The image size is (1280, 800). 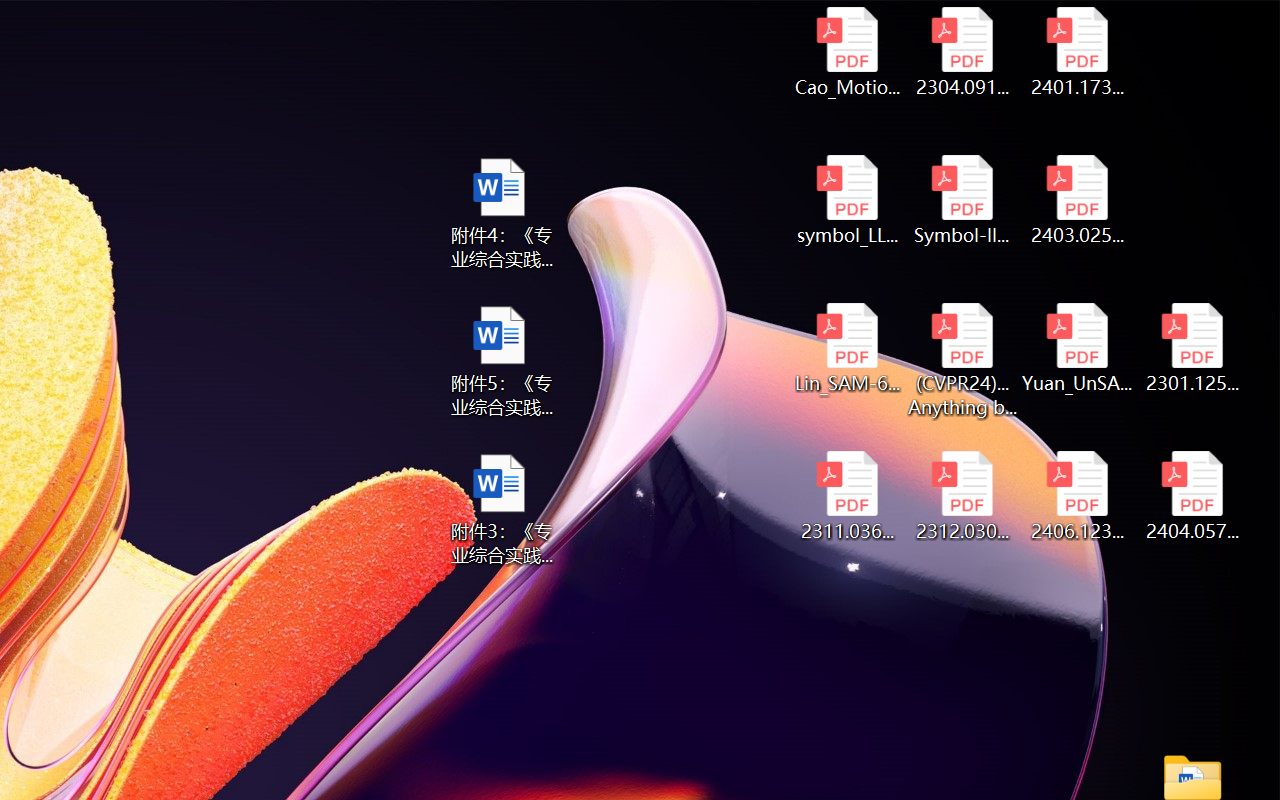 What do you see at coordinates (962, 360) in the screenshot?
I see `'(CVPR24)Matching Anything by Segmenting Anything.pdf'` at bounding box center [962, 360].